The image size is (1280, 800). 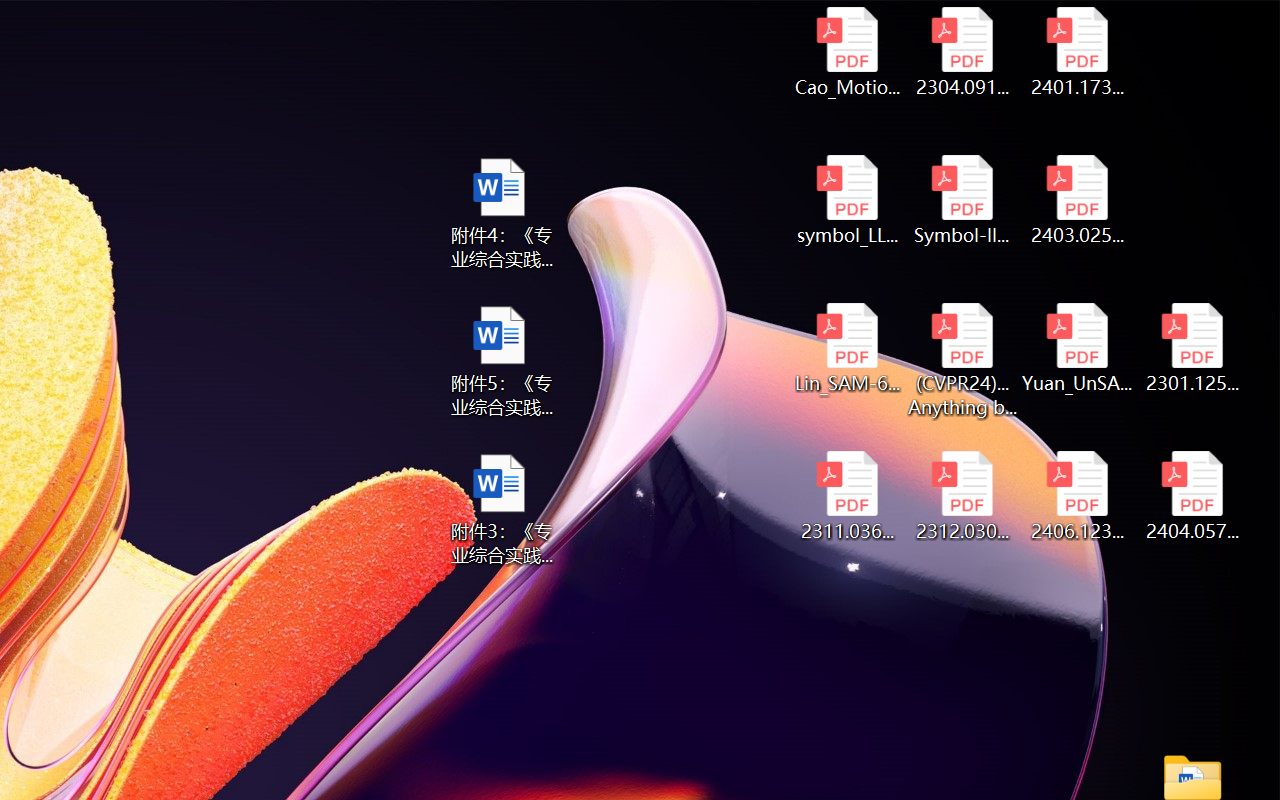 What do you see at coordinates (962, 360) in the screenshot?
I see `'(CVPR24)Matching Anything by Segmenting Anything.pdf'` at bounding box center [962, 360].